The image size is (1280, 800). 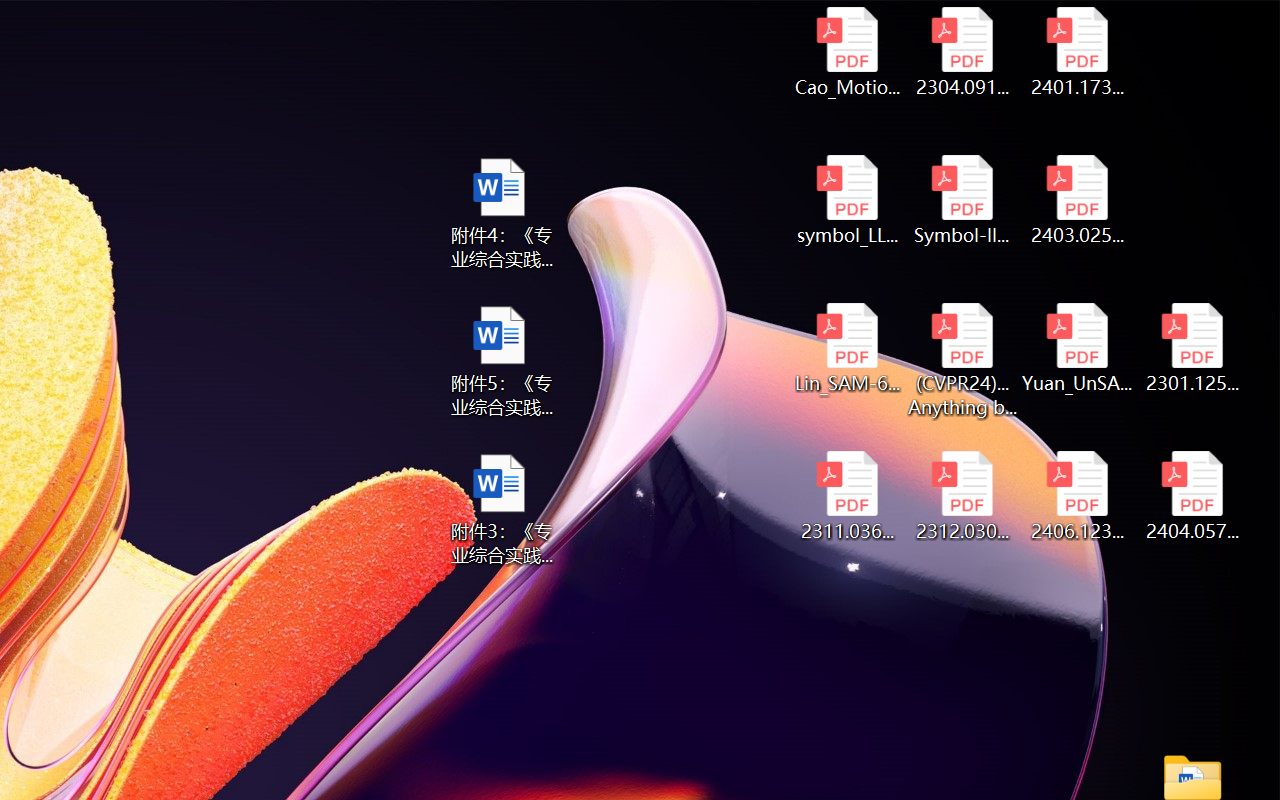 What do you see at coordinates (962, 360) in the screenshot?
I see `'(CVPR24)Matching Anything by Segmenting Anything.pdf'` at bounding box center [962, 360].